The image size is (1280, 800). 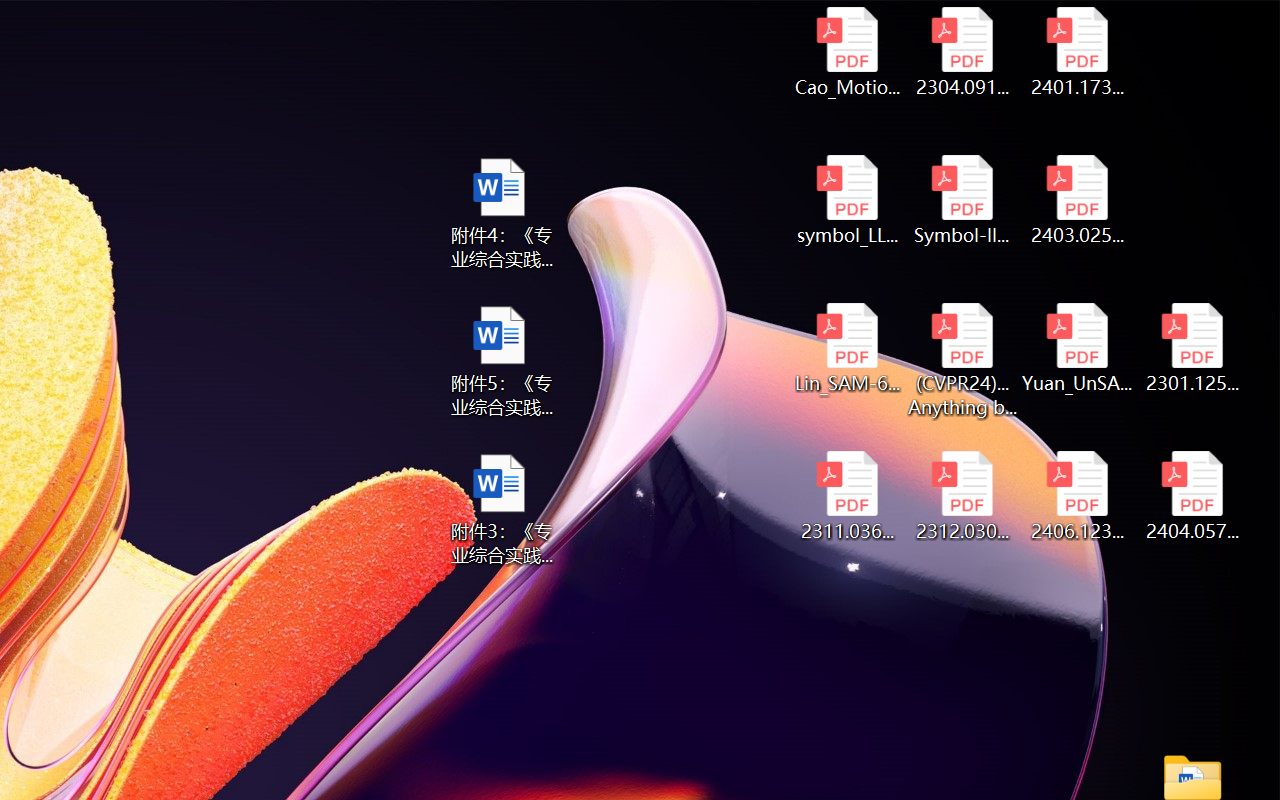 What do you see at coordinates (962, 360) in the screenshot?
I see `'(CVPR24)Matching Anything by Segmenting Anything.pdf'` at bounding box center [962, 360].